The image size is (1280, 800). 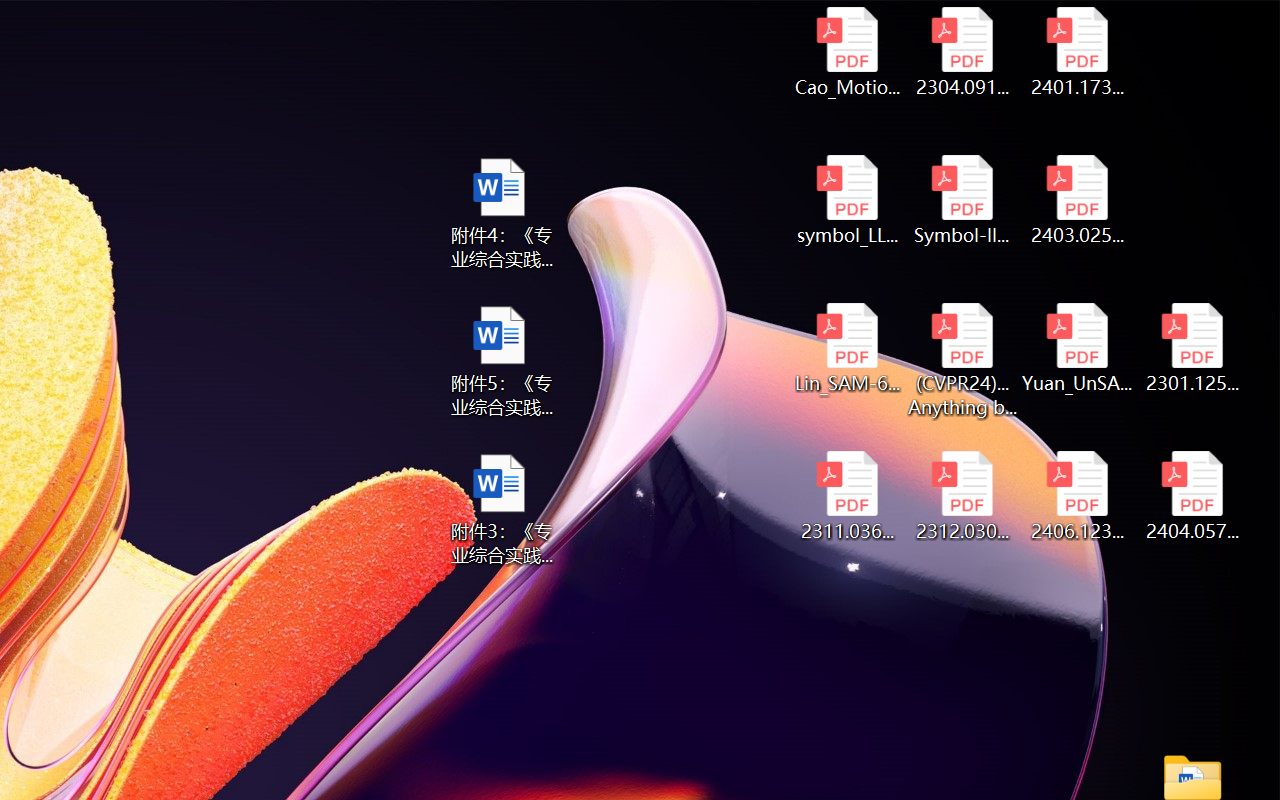 What do you see at coordinates (962, 360) in the screenshot?
I see `'(CVPR24)Matching Anything by Segmenting Anything.pdf'` at bounding box center [962, 360].